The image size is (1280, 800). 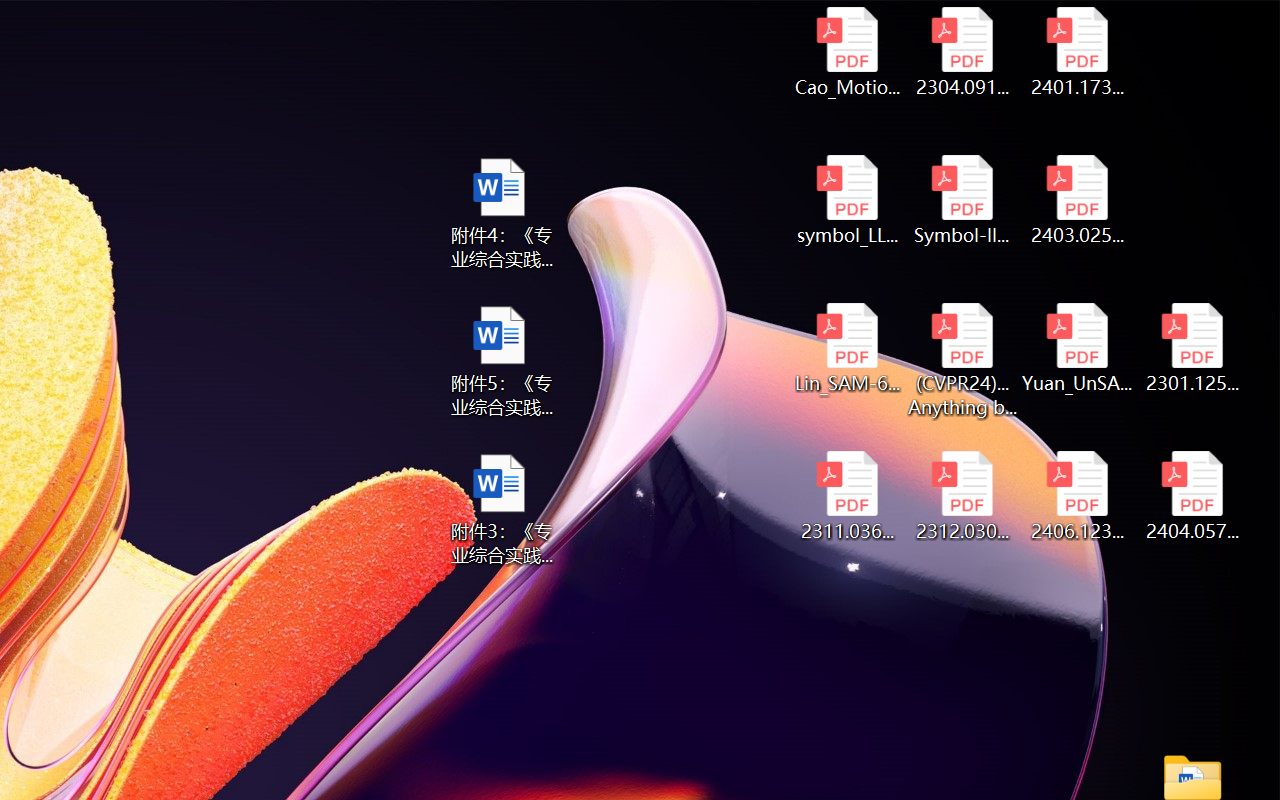 What do you see at coordinates (962, 360) in the screenshot?
I see `'(CVPR24)Matching Anything by Segmenting Anything.pdf'` at bounding box center [962, 360].